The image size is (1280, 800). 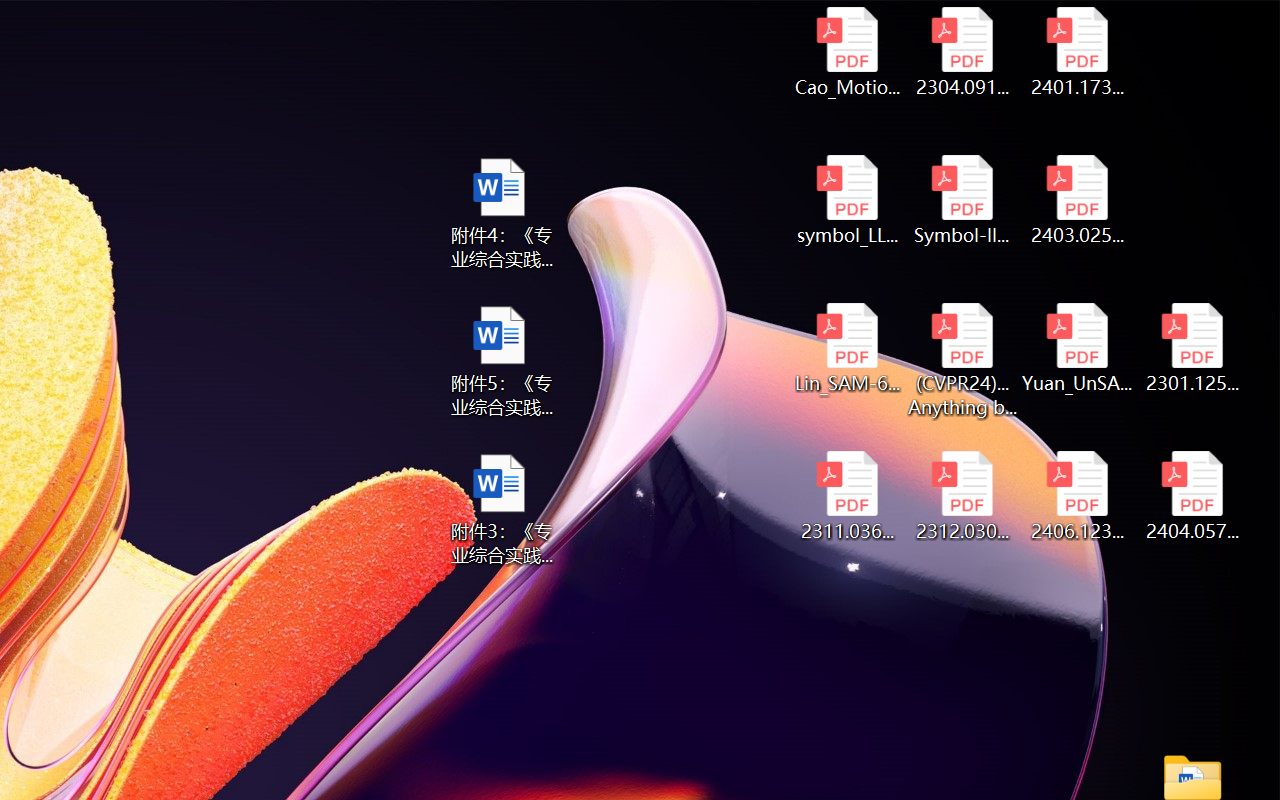 What do you see at coordinates (962, 360) in the screenshot?
I see `'(CVPR24)Matching Anything by Segmenting Anything.pdf'` at bounding box center [962, 360].